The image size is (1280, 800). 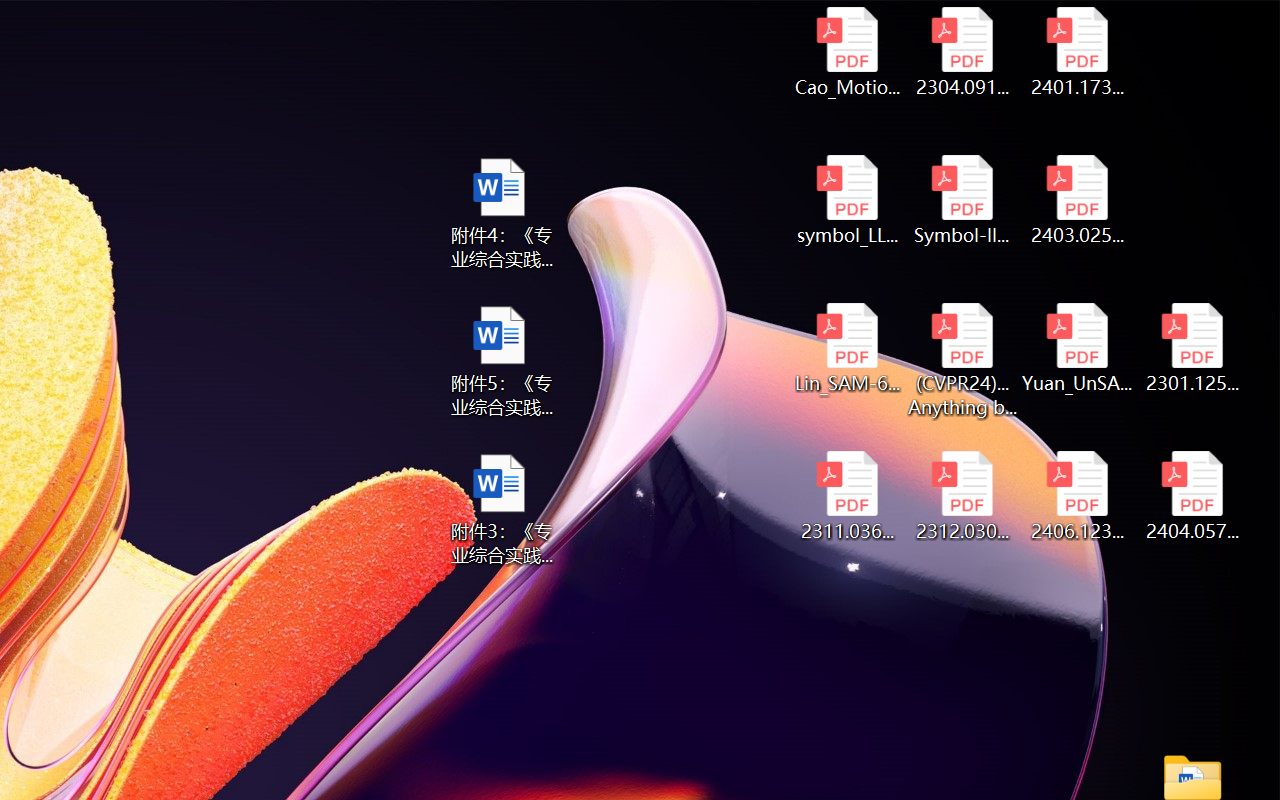 What do you see at coordinates (962, 360) in the screenshot?
I see `'(CVPR24)Matching Anything by Segmenting Anything.pdf'` at bounding box center [962, 360].